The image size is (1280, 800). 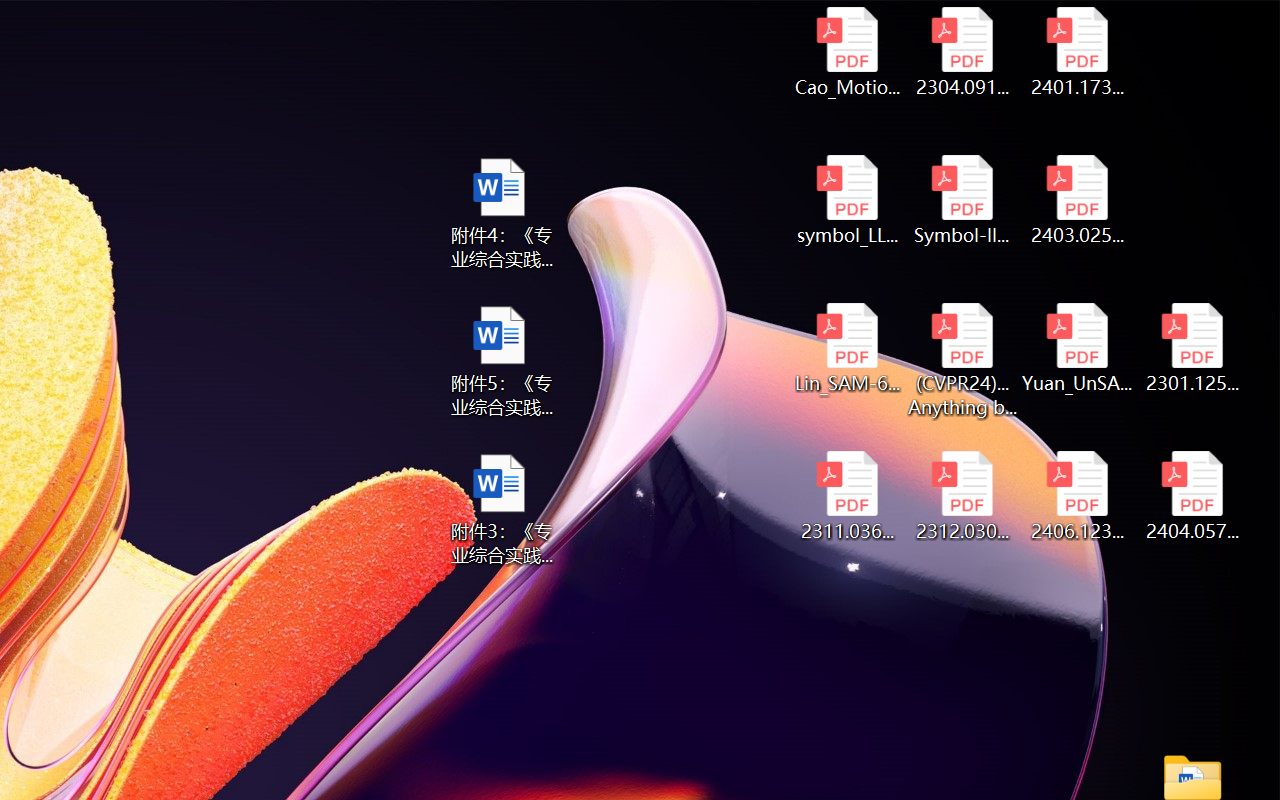 What do you see at coordinates (962, 360) in the screenshot?
I see `'(CVPR24)Matching Anything by Segmenting Anything.pdf'` at bounding box center [962, 360].